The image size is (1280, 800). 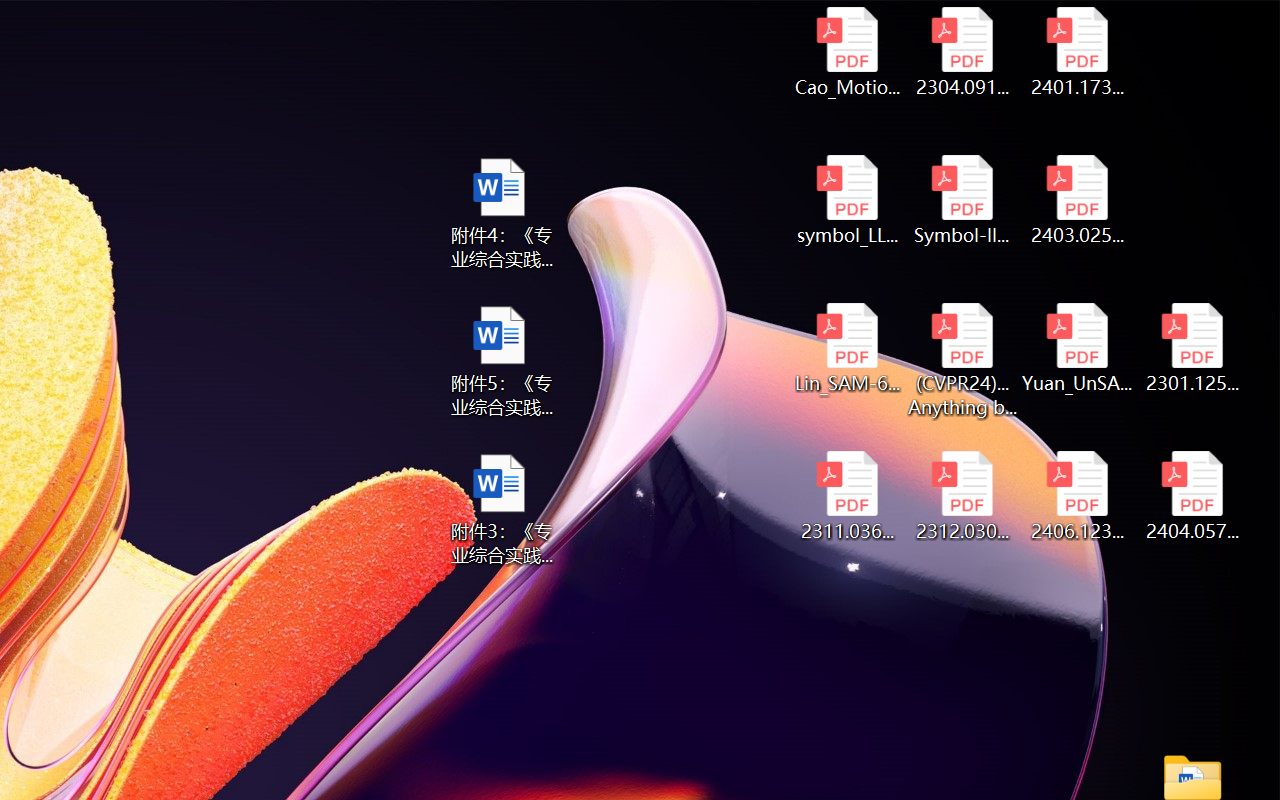 What do you see at coordinates (962, 360) in the screenshot?
I see `'(CVPR24)Matching Anything by Segmenting Anything.pdf'` at bounding box center [962, 360].